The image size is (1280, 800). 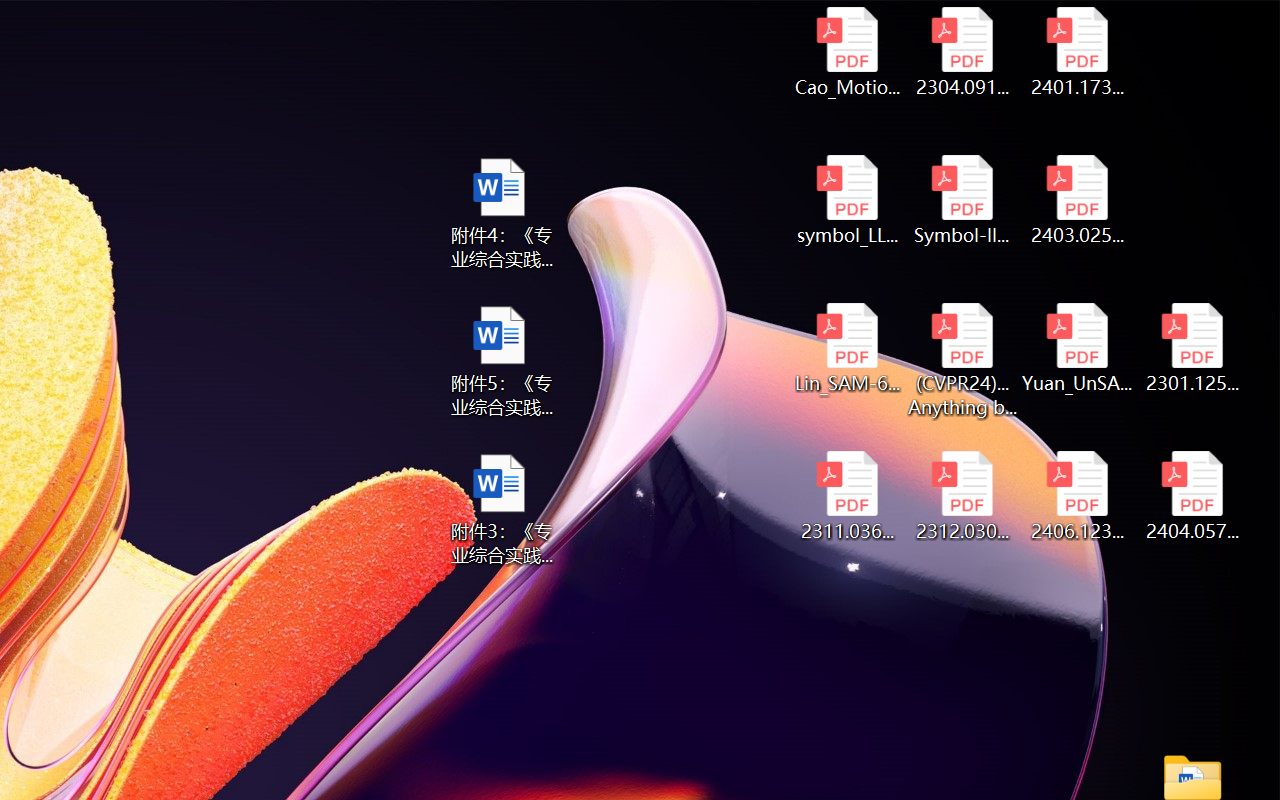 What do you see at coordinates (962, 360) in the screenshot?
I see `'(CVPR24)Matching Anything by Segmenting Anything.pdf'` at bounding box center [962, 360].